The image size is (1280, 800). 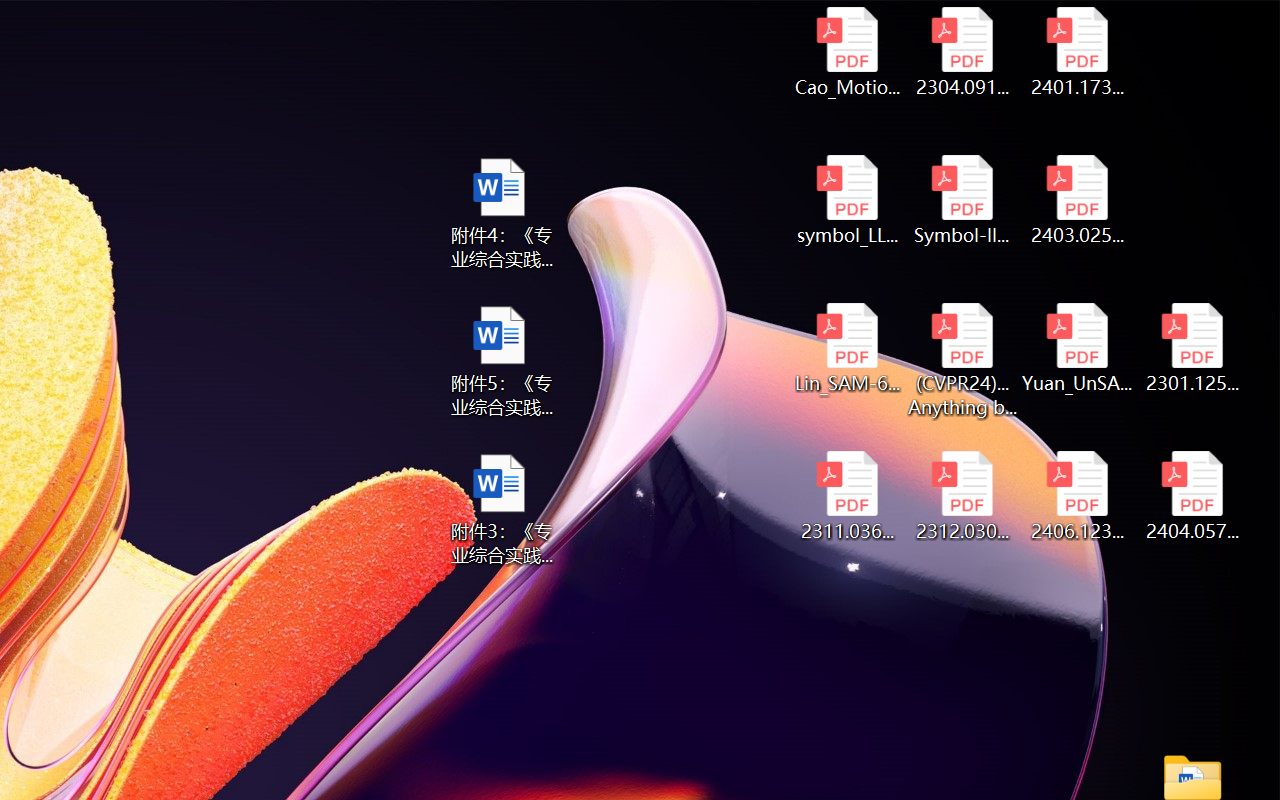 What do you see at coordinates (962, 360) in the screenshot?
I see `'(CVPR24)Matching Anything by Segmenting Anything.pdf'` at bounding box center [962, 360].